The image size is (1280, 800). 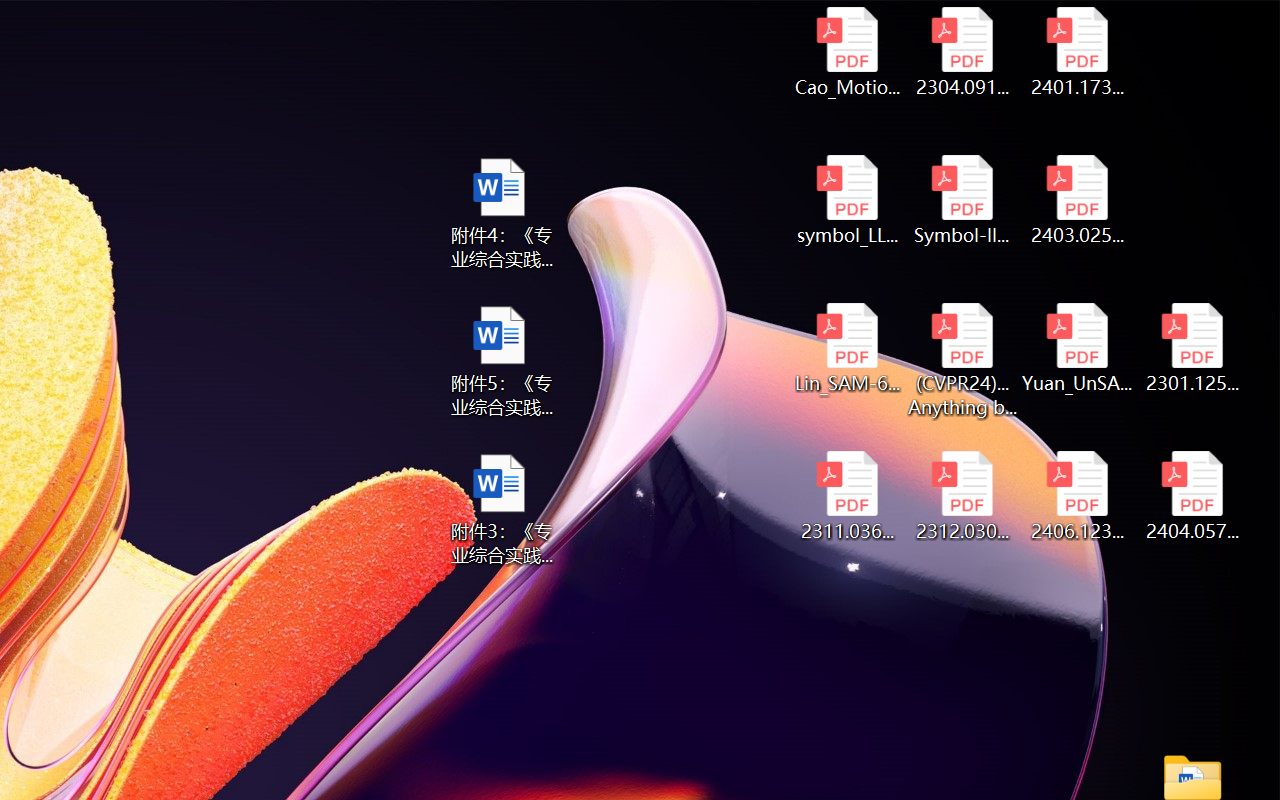 What do you see at coordinates (962, 360) in the screenshot?
I see `'(CVPR24)Matching Anything by Segmenting Anything.pdf'` at bounding box center [962, 360].